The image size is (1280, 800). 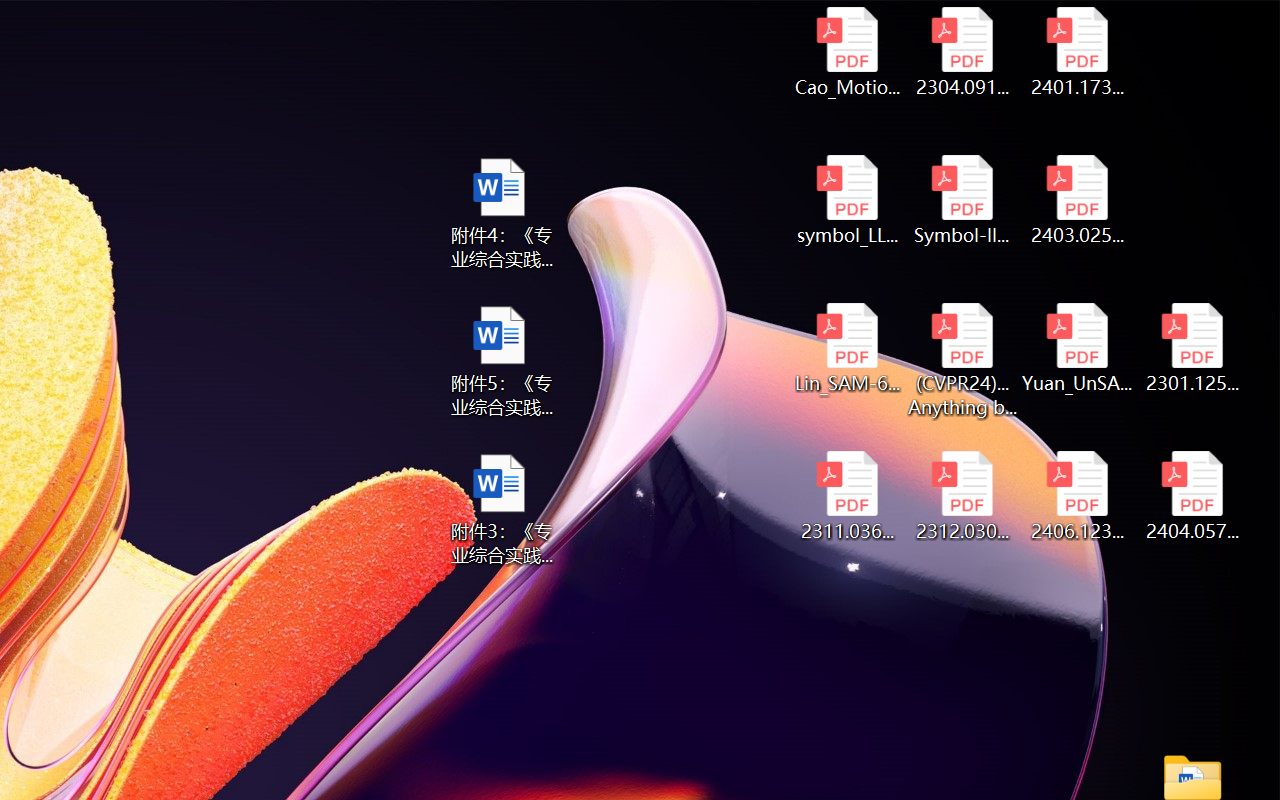 What do you see at coordinates (962, 360) in the screenshot?
I see `'(CVPR24)Matching Anything by Segmenting Anything.pdf'` at bounding box center [962, 360].